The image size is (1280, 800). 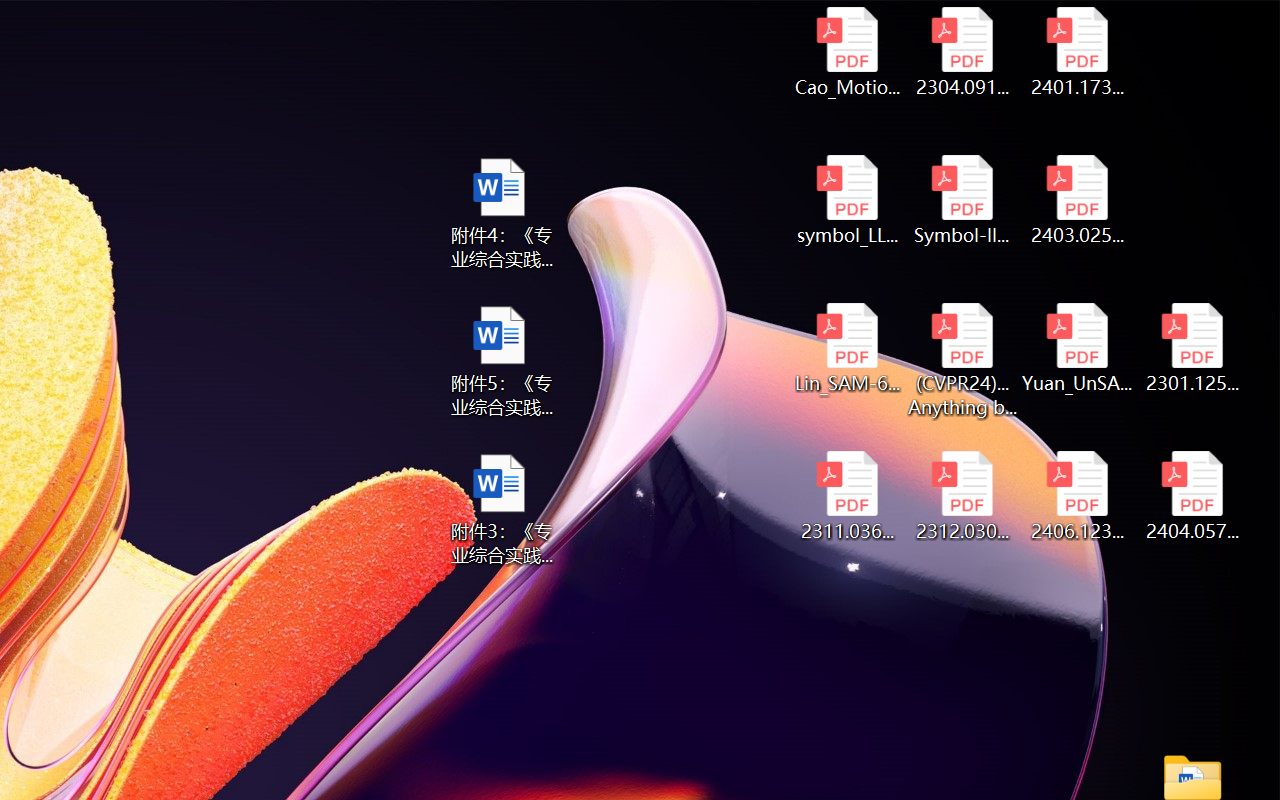 What do you see at coordinates (962, 360) in the screenshot?
I see `'(CVPR24)Matching Anything by Segmenting Anything.pdf'` at bounding box center [962, 360].